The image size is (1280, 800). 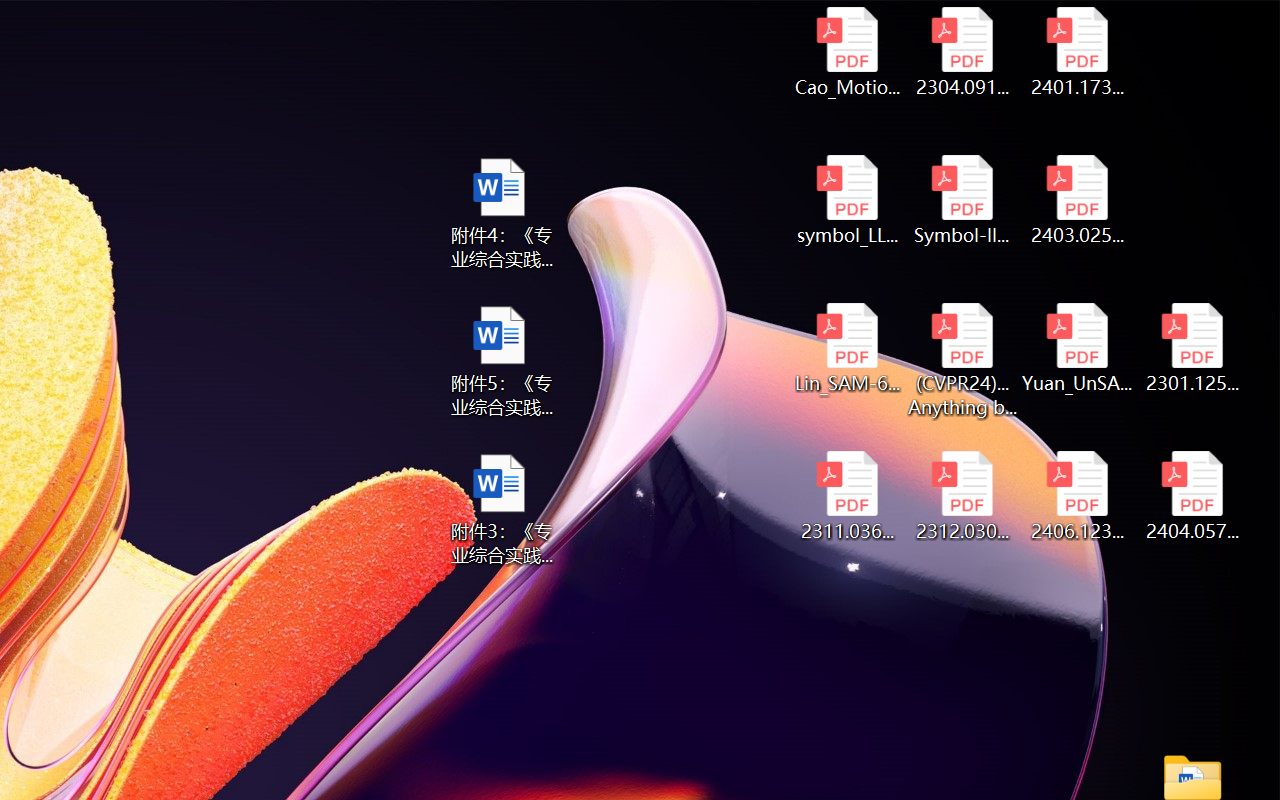 What do you see at coordinates (962, 360) in the screenshot?
I see `'(CVPR24)Matching Anything by Segmenting Anything.pdf'` at bounding box center [962, 360].